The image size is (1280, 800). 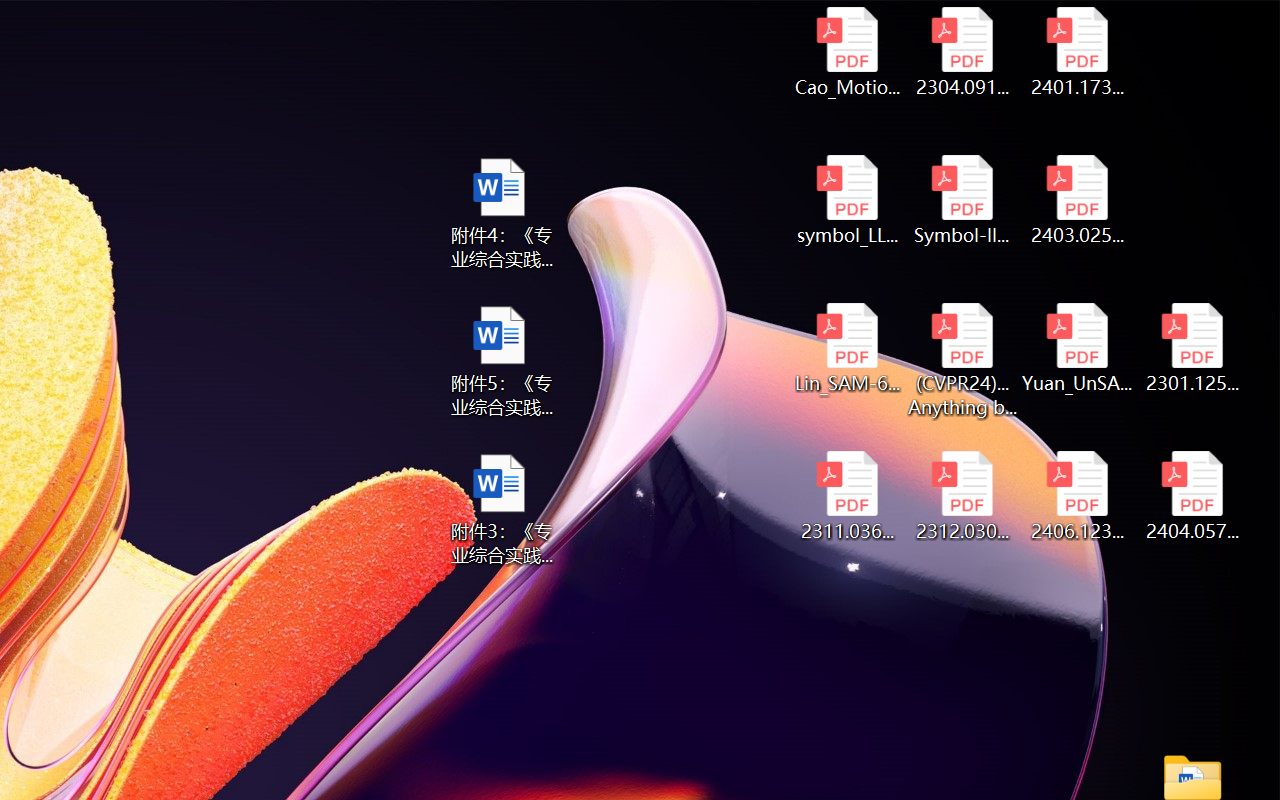 What do you see at coordinates (962, 360) in the screenshot?
I see `'(CVPR24)Matching Anything by Segmenting Anything.pdf'` at bounding box center [962, 360].